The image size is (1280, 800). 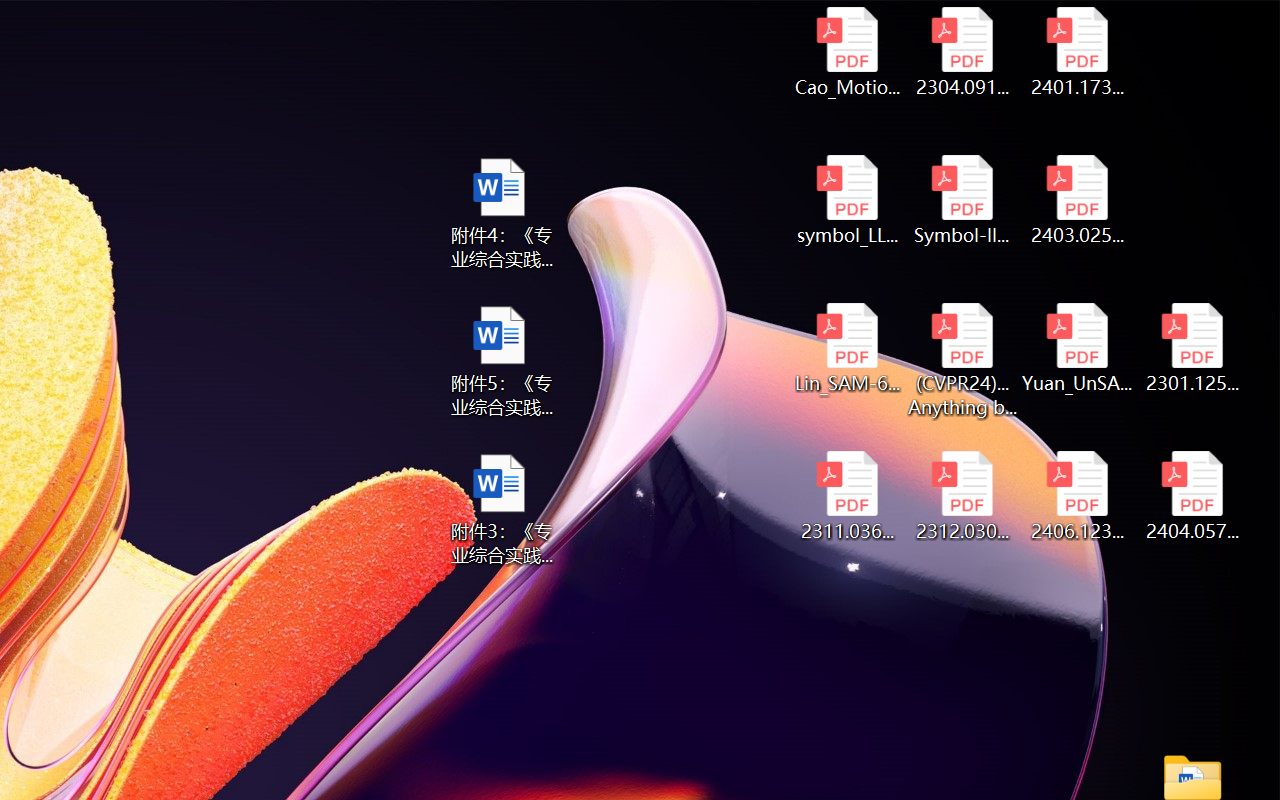 What do you see at coordinates (962, 360) in the screenshot?
I see `'(CVPR24)Matching Anything by Segmenting Anything.pdf'` at bounding box center [962, 360].